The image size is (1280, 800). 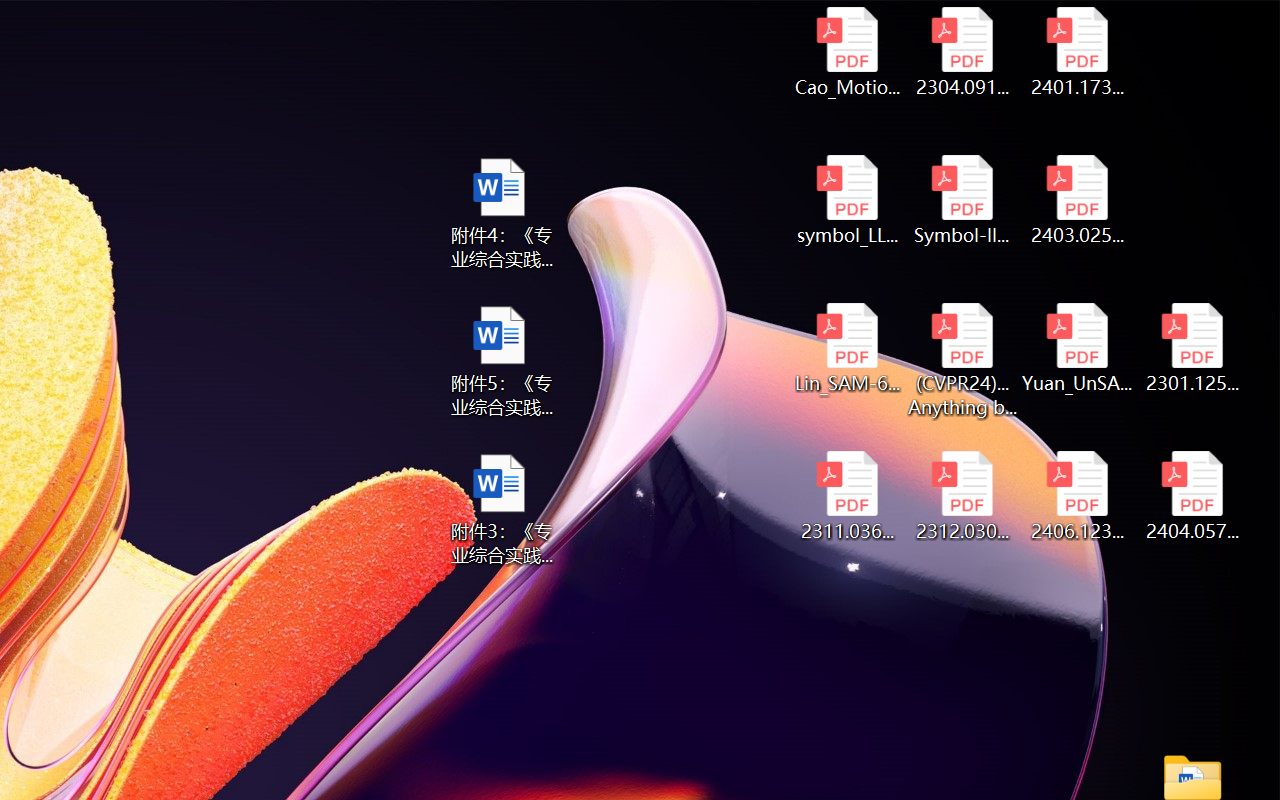 What do you see at coordinates (962, 360) in the screenshot?
I see `'(CVPR24)Matching Anything by Segmenting Anything.pdf'` at bounding box center [962, 360].